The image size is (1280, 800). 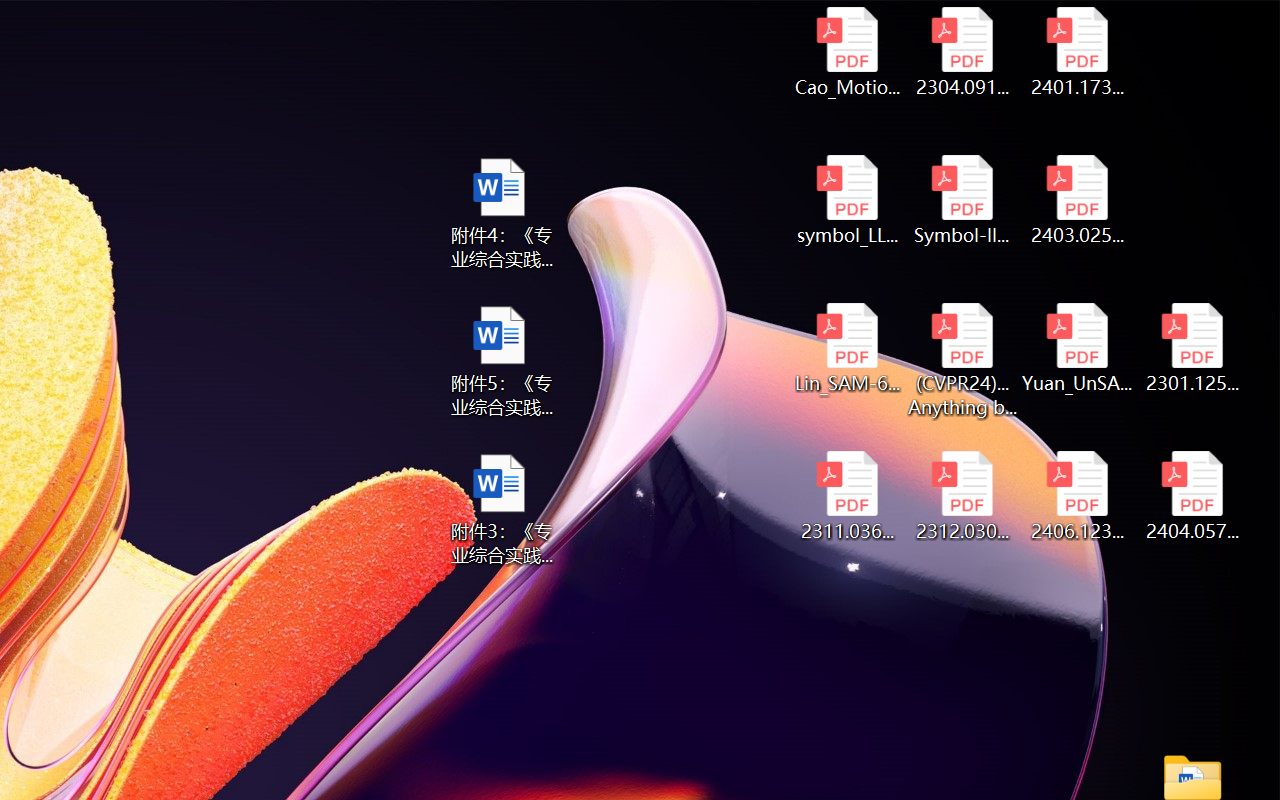 What do you see at coordinates (962, 360) in the screenshot?
I see `'(CVPR24)Matching Anything by Segmenting Anything.pdf'` at bounding box center [962, 360].